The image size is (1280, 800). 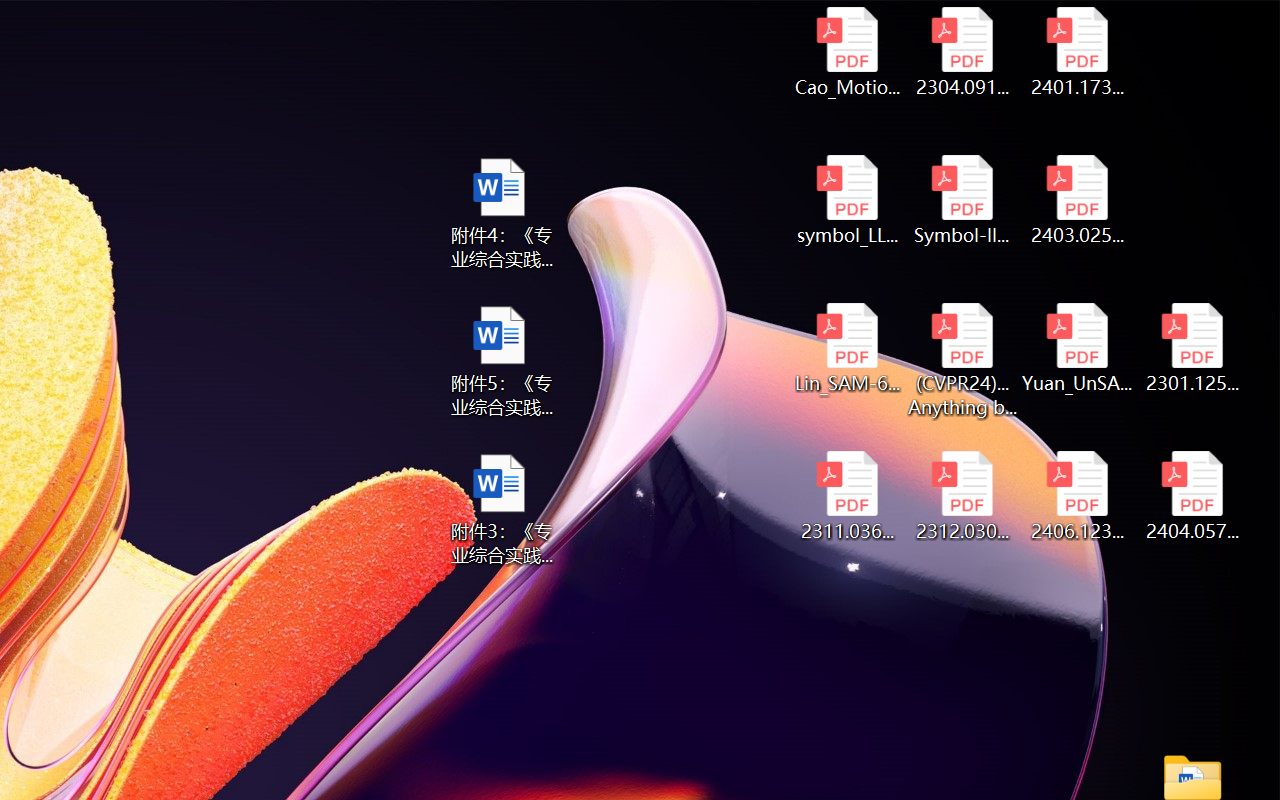 What do you see at coordinates (962, 360) in the screenshot?
I see `'(CVPR24)Matching Anything by Segmenting Anything.pdf'` at bounding box center [962, 360].